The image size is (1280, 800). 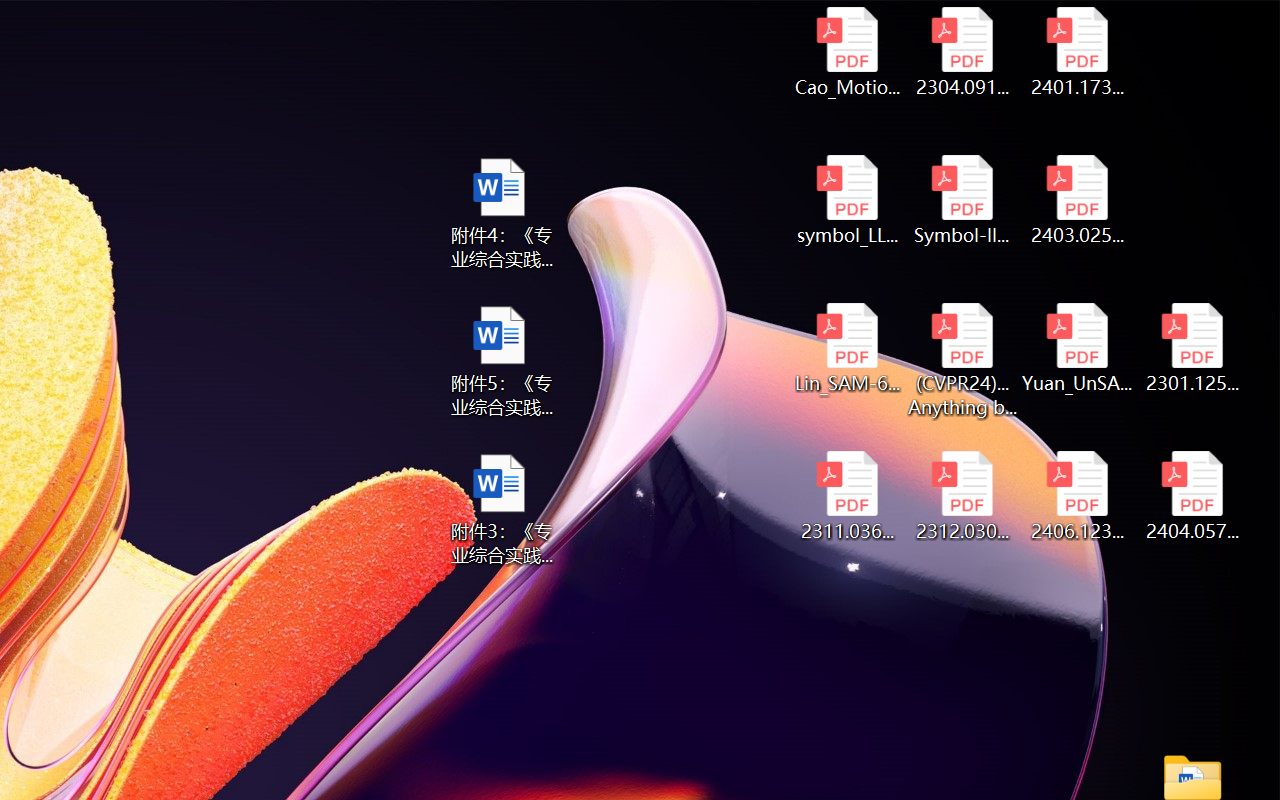 What do you see at coordinates (962, 360) in the screenshot?
I see `'(CVPR24)Matching Anything by Segmenting Anything.pdf'` at bounding box center [962, 360].